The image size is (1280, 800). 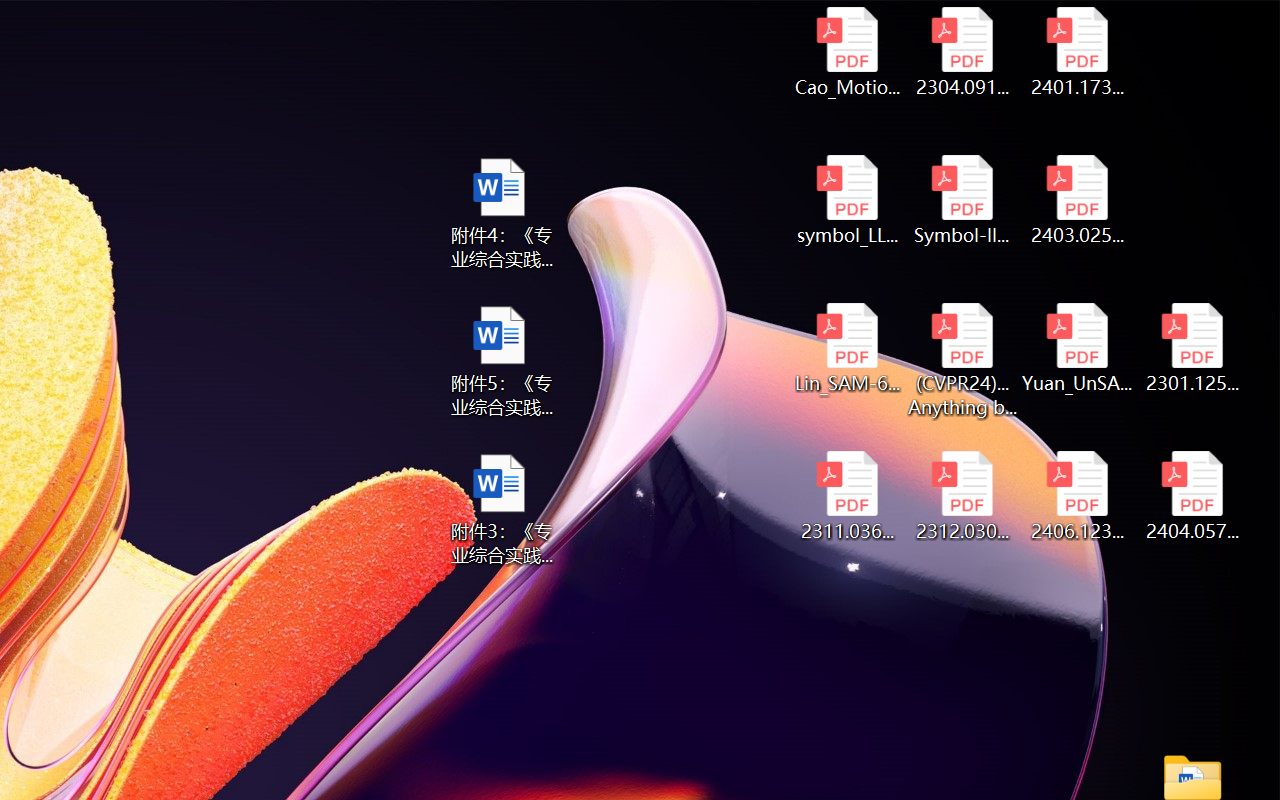 What do you see at coordinates (962, 360) in the screenshot?
I see `'(CVPR24)Matching Anything by Segmenting Anything.pdf'` at bounding box center [962, 360].